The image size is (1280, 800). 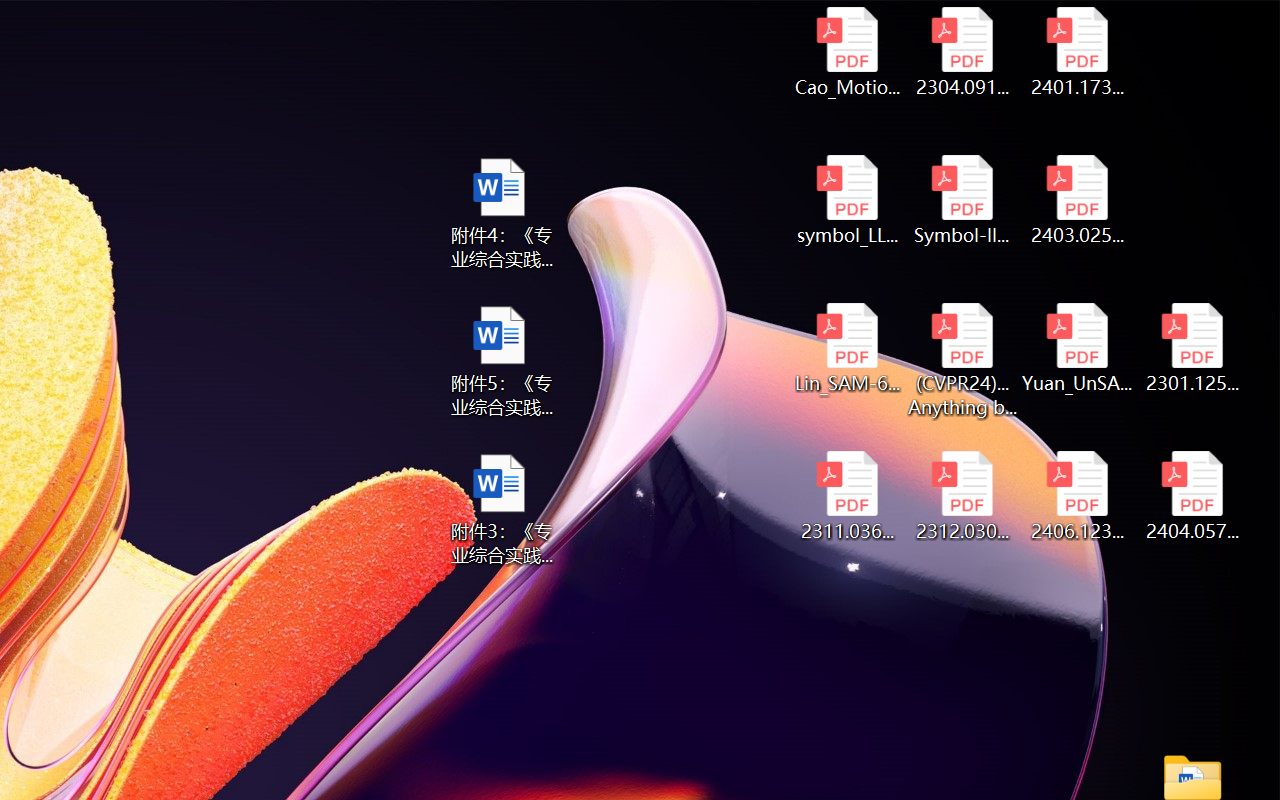 What do you see at coordinates (962, 360) in the screenshot?
I see `'(CVPR24)Matching Anything by Segmenting Anything.pdf'` at bounding box center [962, 360].